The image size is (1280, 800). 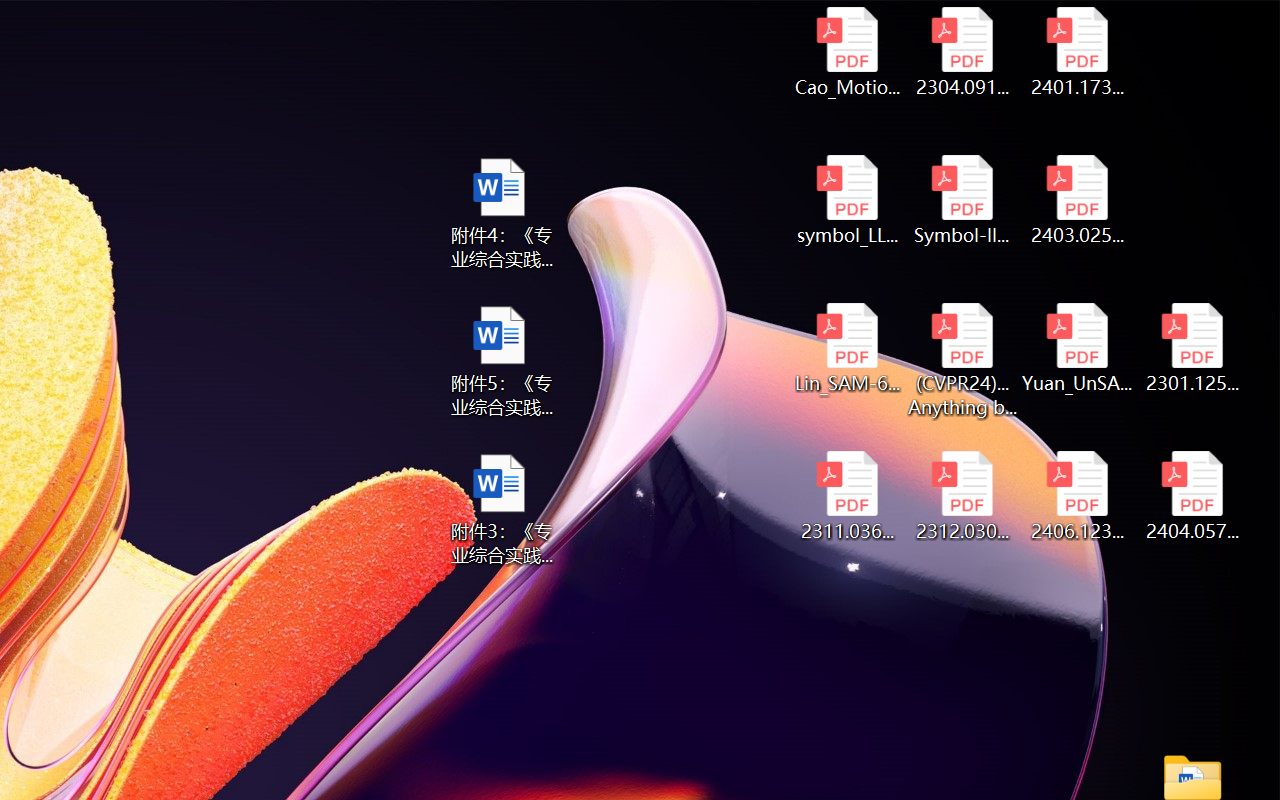 What do you see at coordinates (962, 360) in the screenshot?
I see `'(CVPR24)Matching Anything by Segmenting Anything.pdf'` at bounding box center [962, 360].